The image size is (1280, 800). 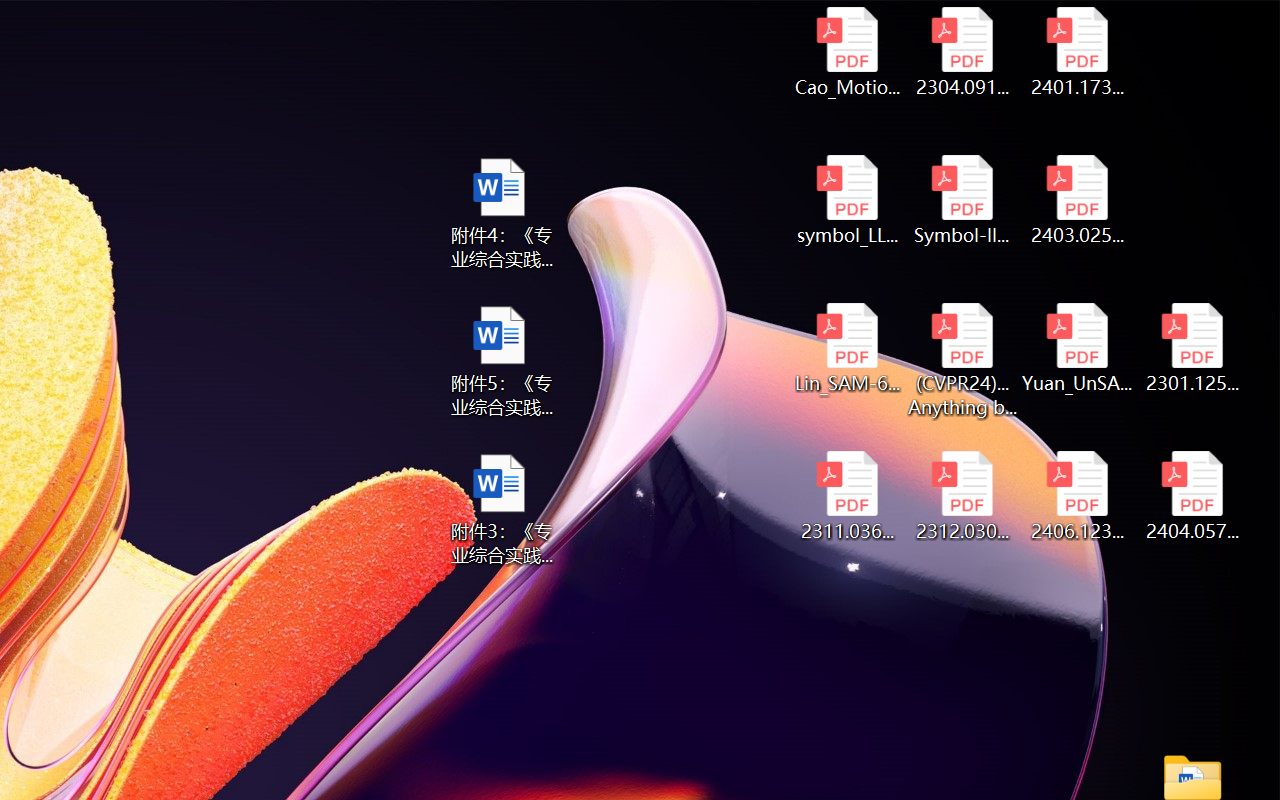 What do you see at coordinates (962, 360) in the screenshot?
I see `'(CVPR24)Matching Anything by Segmenting Anything.pdf'` at bounding box center [962, 360].